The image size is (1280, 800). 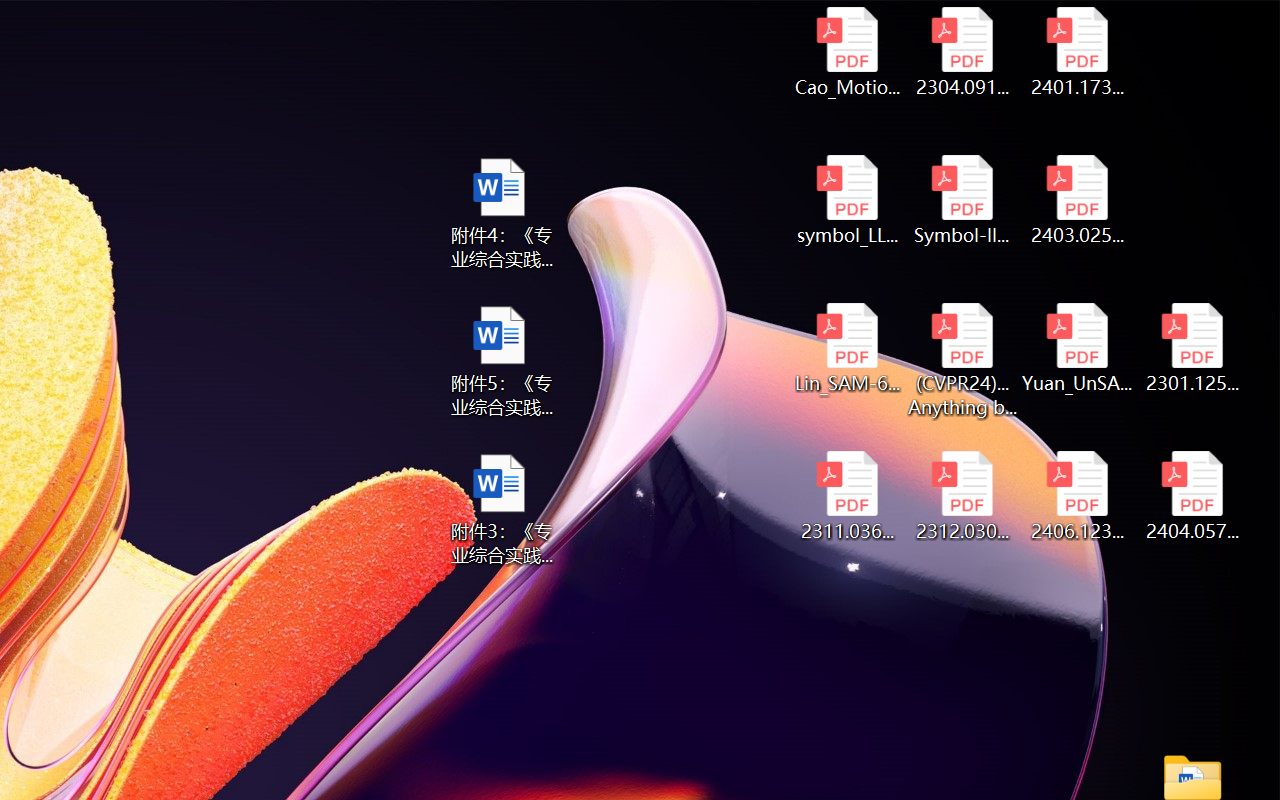 What do you see at coordinates (962, 360) in the screenshot?
I see `'(CVPR24)Matching Anything by Segmenting Anything.pdf'` at bounding box center [962, 360].